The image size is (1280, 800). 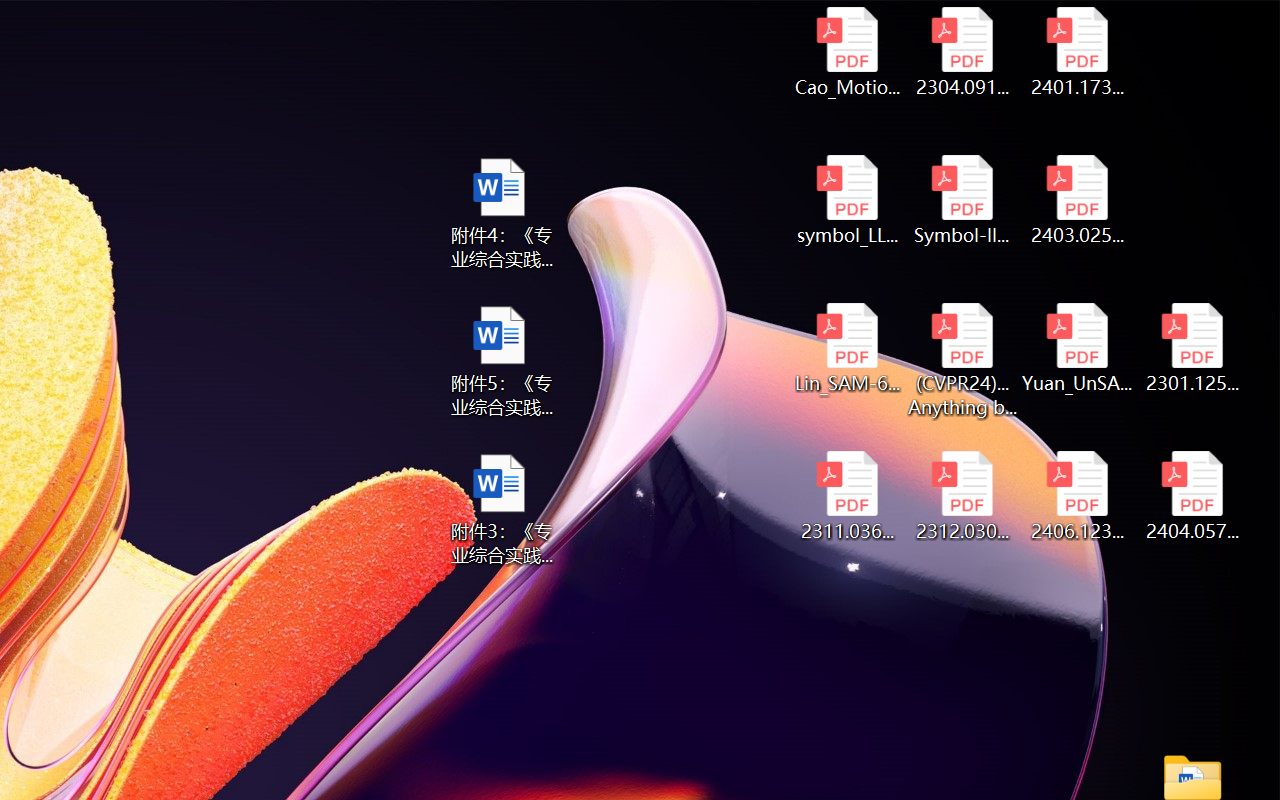 What do you see at coordinates (962, 360) in the screenshot?
I see `'(CVPR24)Matching Anything by Segmenting Anything.pdf'` at bounding box center [962, 360].